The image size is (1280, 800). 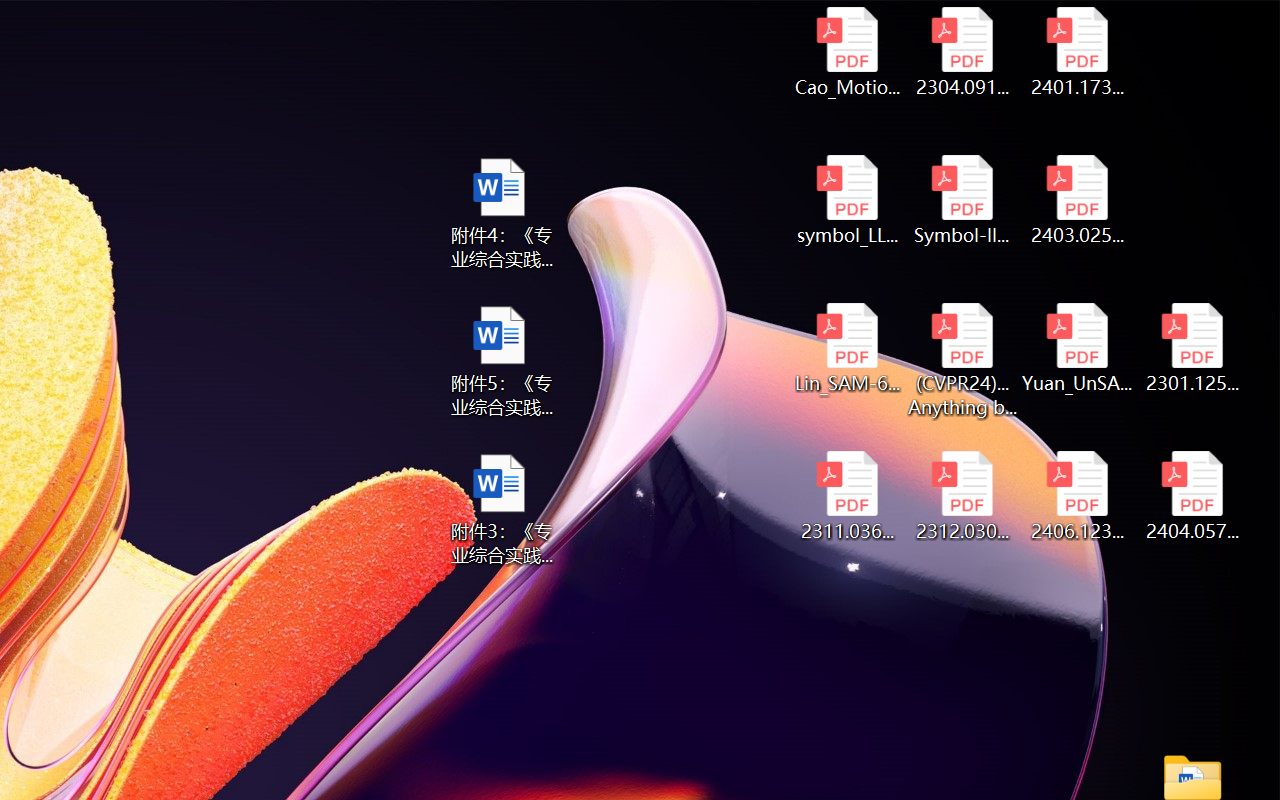 What do you see at coordinates (962, 360) in the screenshot?
I see `'(CVPR24)Matching Anything by Segmenting Anything.pdf'` at bounding box center [962, 360].